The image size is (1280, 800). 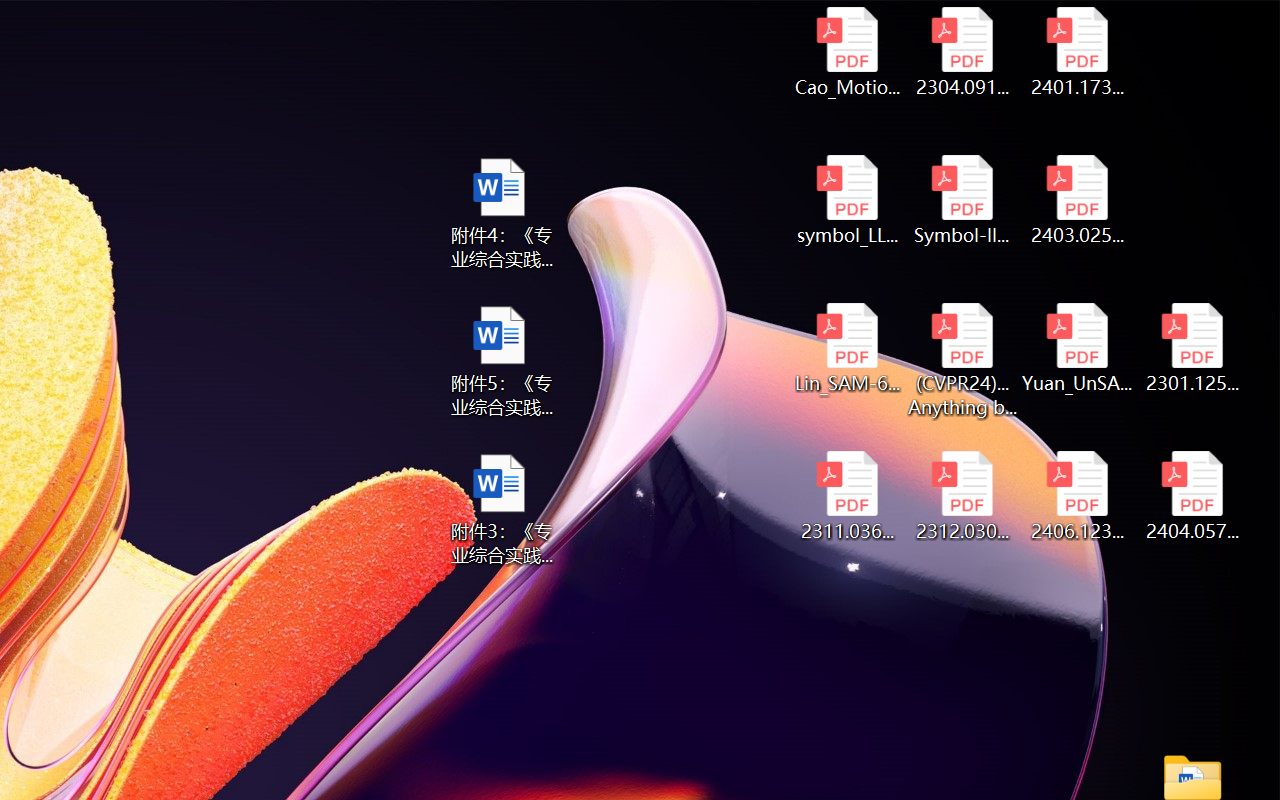 What do you see at coordinates (962, 360) in the screenshot?
I see `'(CVPR24)Matching Anything by Segmenting Anything.pdf'` at bounding box center [962, 360].